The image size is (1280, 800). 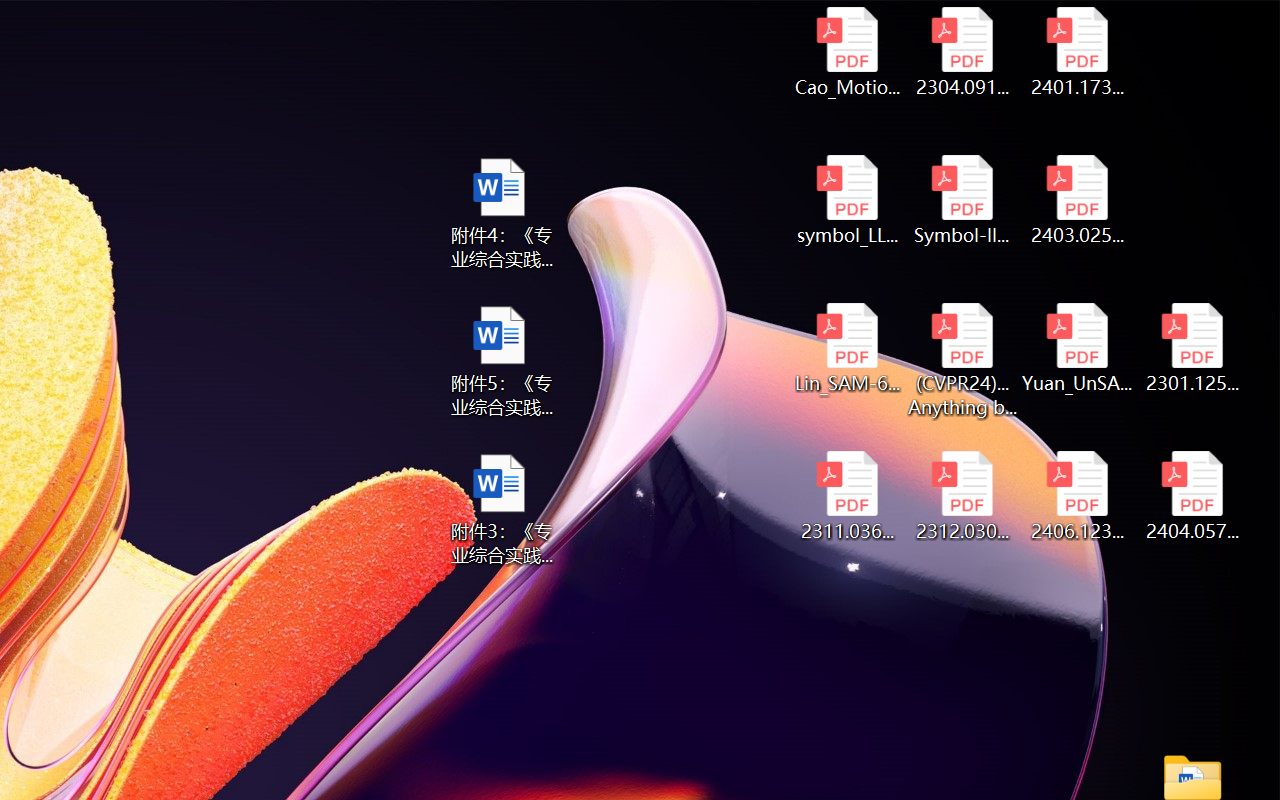 What do you see at coordinates (962, 360) in the screenshot?
I see `'(CVPR24)Matching Anything by Segmenting Anything.pdf'` at bounding box center [962, 360].